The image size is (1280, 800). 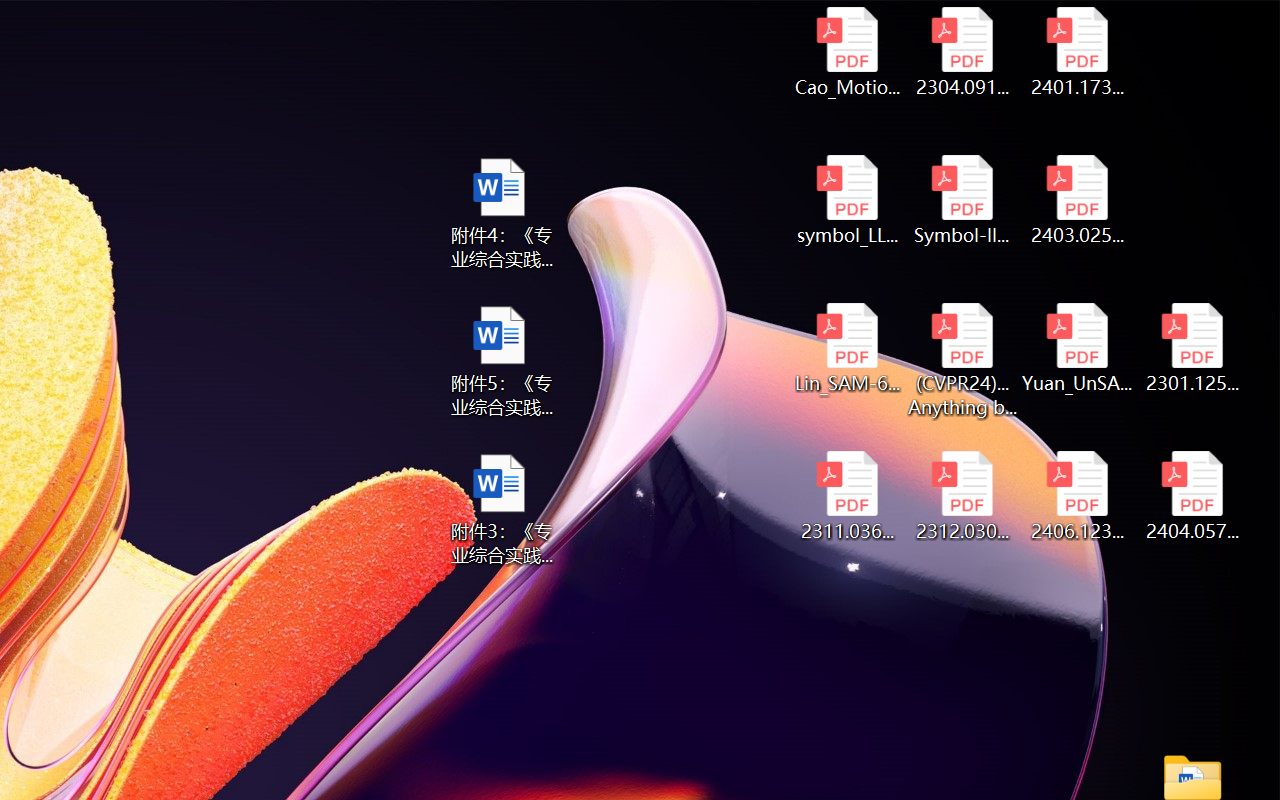 What do you see at coordinates (962, 360) in the screenshot?
I see `'(CVPR24)Matching Anything by Segmenting Anything.pdf'` at bounding box center [962, 360].